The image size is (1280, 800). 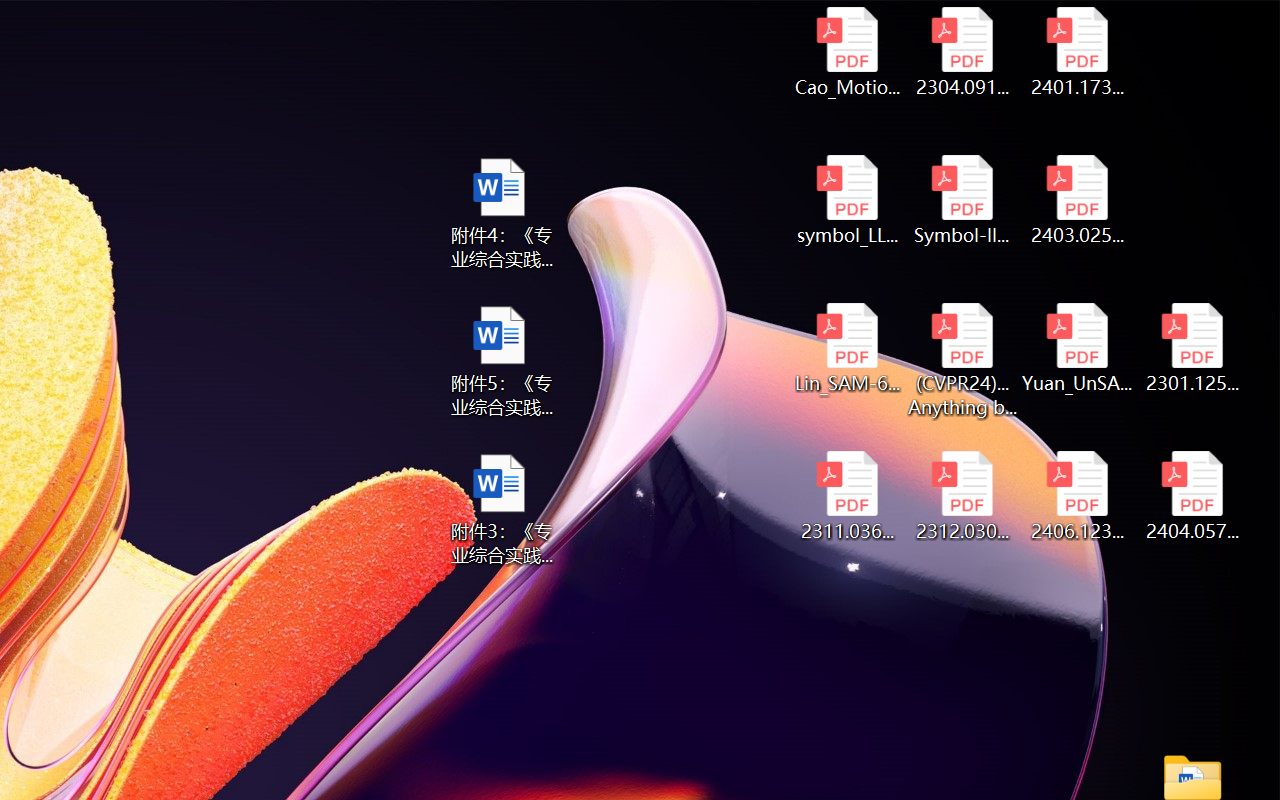 What do you see at coordinates (962, 360) in the screenshot?
I see `'(CVPR24)Matching Anything by Segmenting Anything.pdf'` at bounding box center [962, 360].